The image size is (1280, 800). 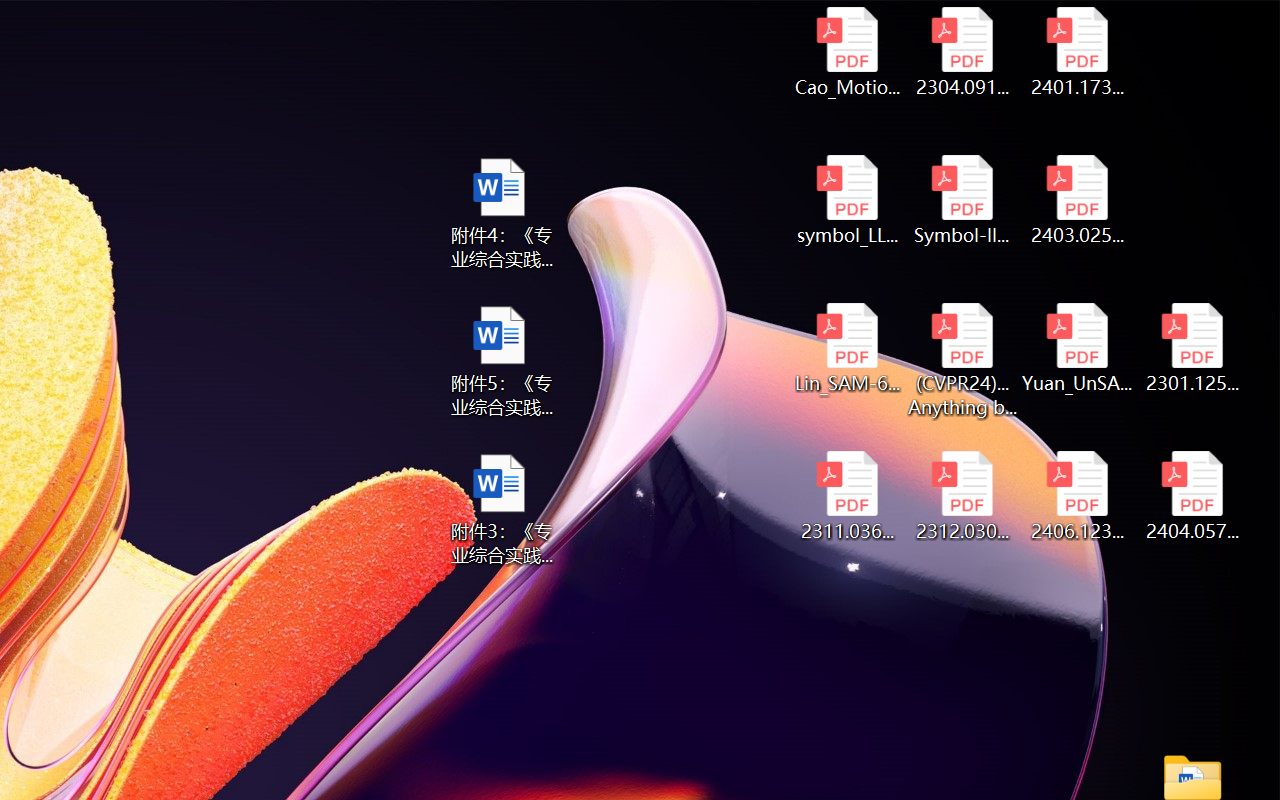 What do you see at coordinates (962, 360) in the screenshot?
I see `'(CVPR24)Matching Anything by Segmenting Anything.pdf'` at bounding box center [962, 360].